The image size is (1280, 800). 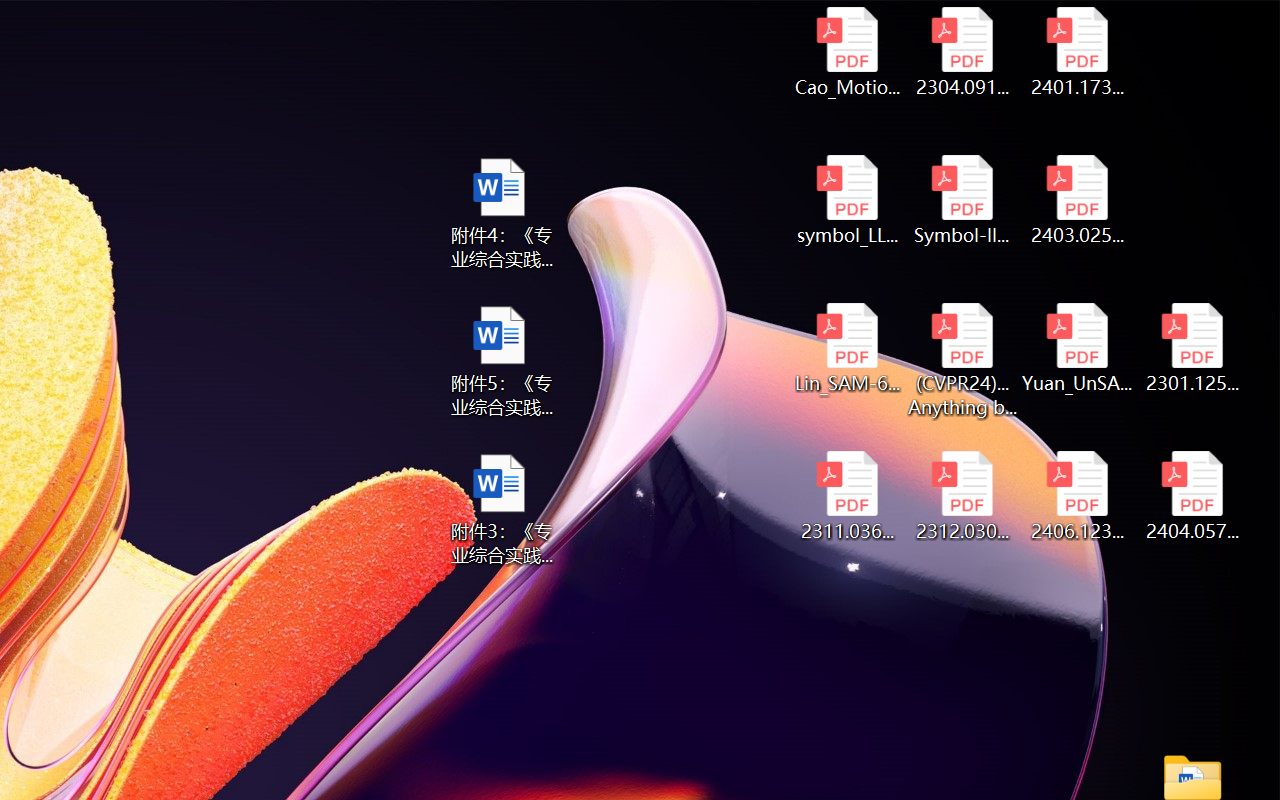 What do you see at coordinates (962, 360) in the screenshot?
I see `'(CVPR24)Matching Anything by Segmenting Anything.pdf'` at bounding box center [962, 360].